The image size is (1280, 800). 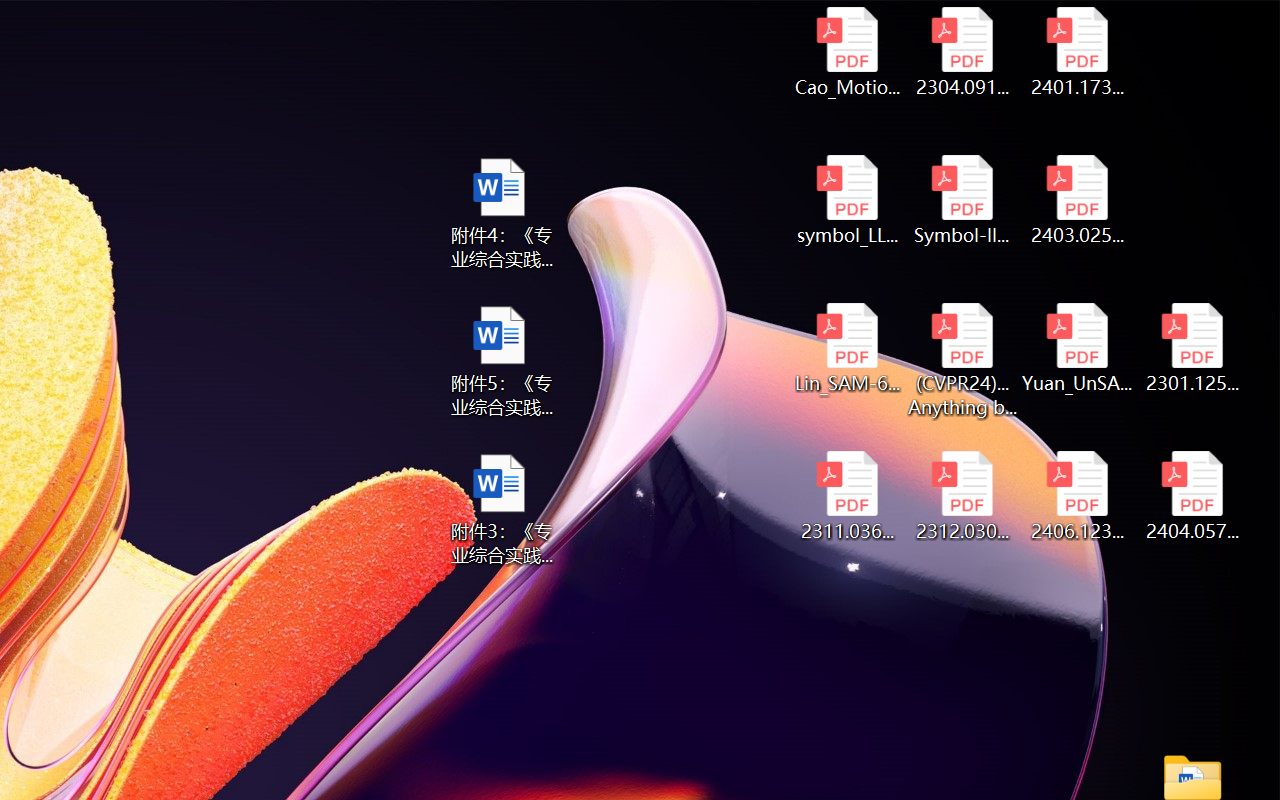 What do you see at coordinates (962, 360) in the screenshot?
I see `'(CVPR24)Matching Anything by Segmenting Anything.pdf'` at bounding box center [962, 360].